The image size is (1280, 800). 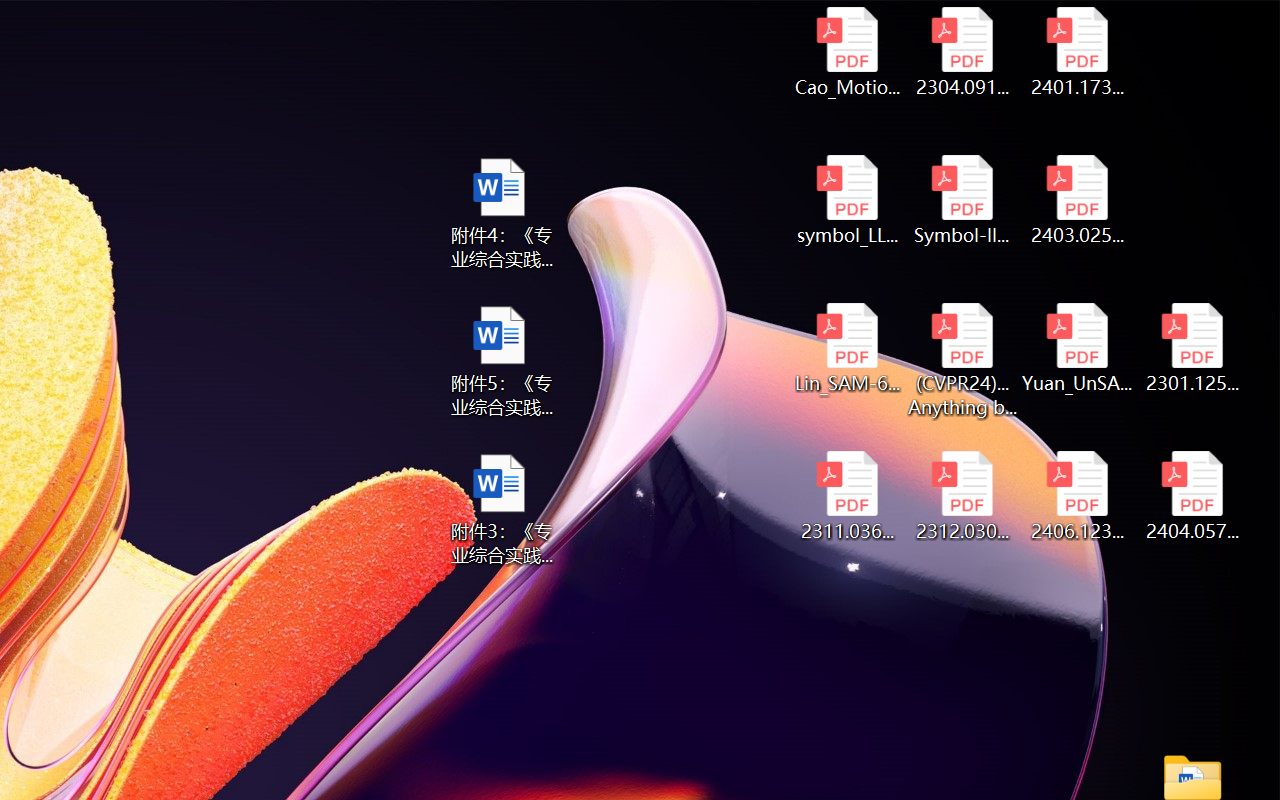 What do you see at coordinates (962, 360) in the screenshot?
I see `'(CVPR24)Matching Anything by Segmenting Anything.pdf'` at bounding box center [962, 360].